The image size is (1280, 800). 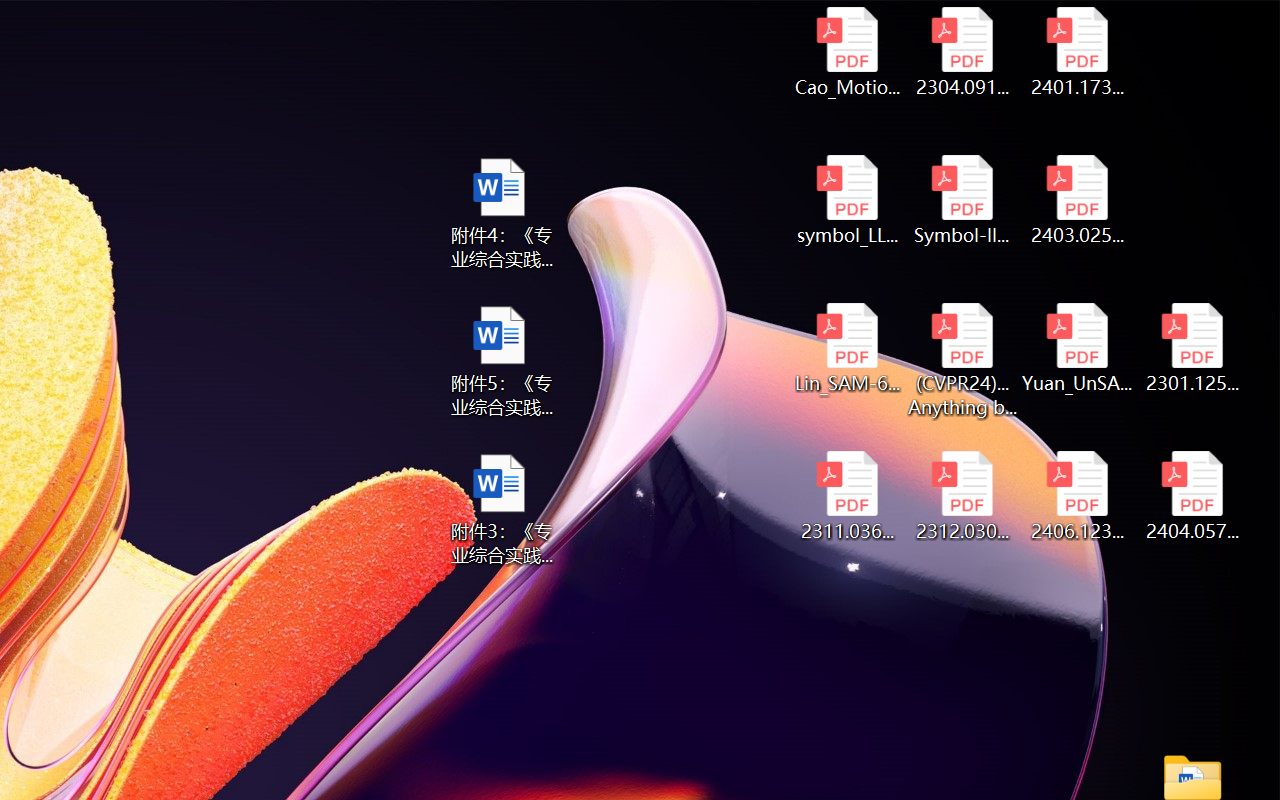 What do you see at coordinates (962, 360) in the screenshot?
I see `'(CVPR24)Matching Anything by Segmenting Anything.pdf'` at bounding box center [962, 360].